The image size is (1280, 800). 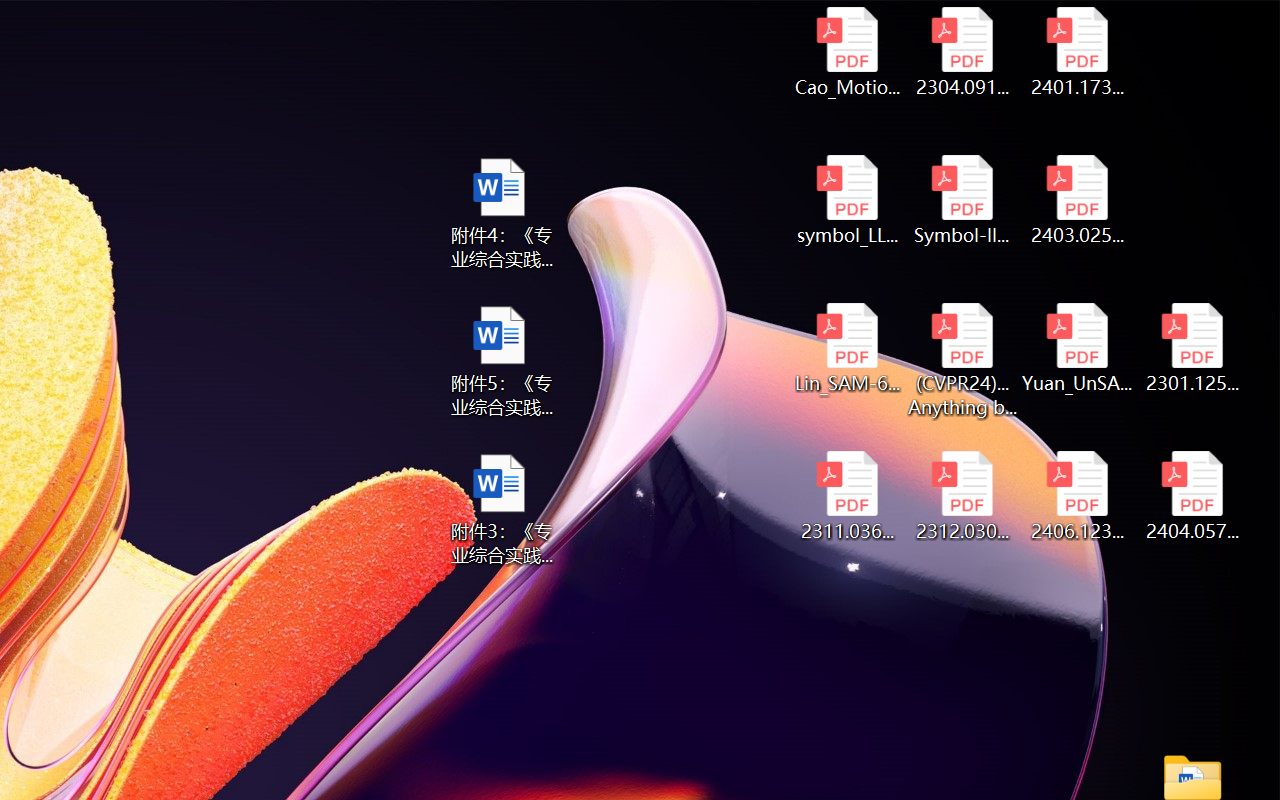 What do you see at coordinates (962, 360) in the screenshot?
I see `'(CVPR24)Matching Anything by Segmenting Anything.pdf'` at bounding box center [962, 360].